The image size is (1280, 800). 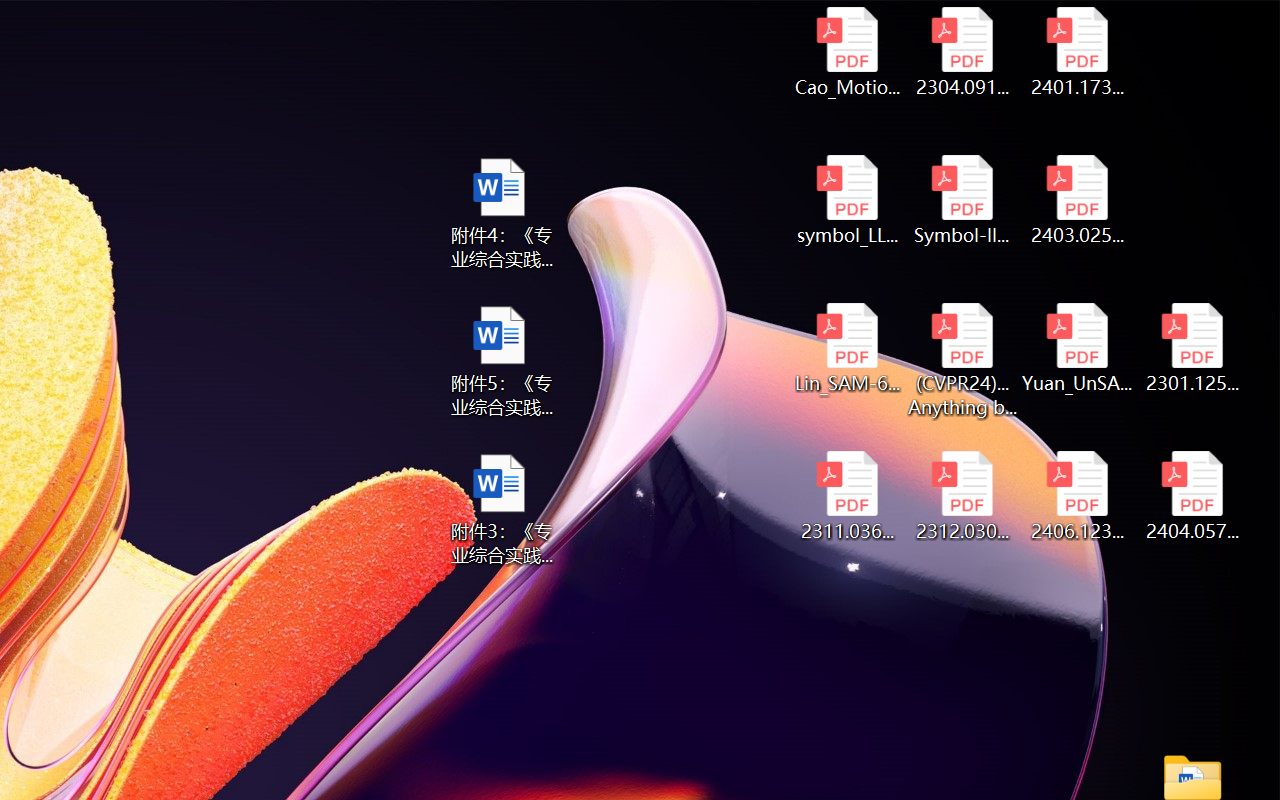 What do you see at coordinates (962, 360) in the screenshot?
I see `'(CVPR24)Matching Anything by Segmenting Anything.pdf'` at bounding box center [962, 360].